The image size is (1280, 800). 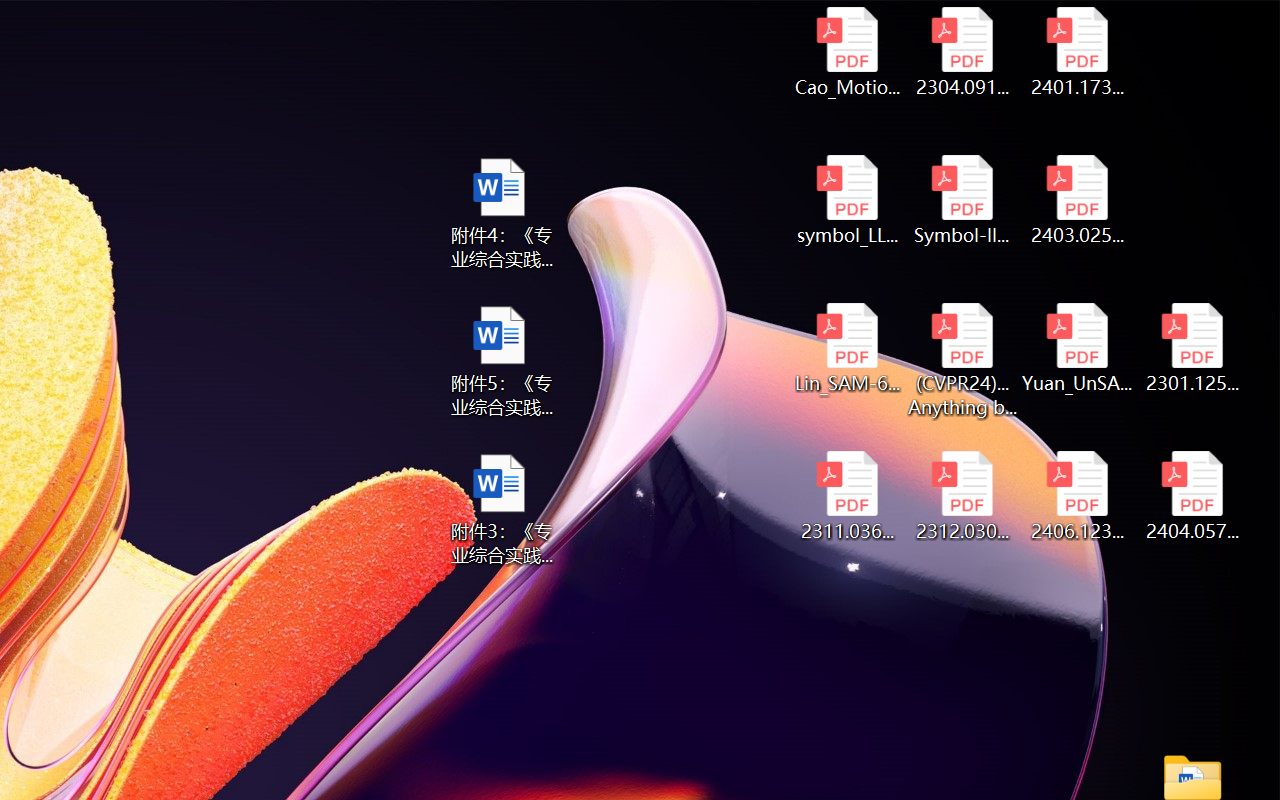 What do you see at coordinates (962, 360) in the screenshot?
I see `'(CVPR24)Matching Anything by Segmenting Anything.pdf'` at bounding box center [962, 360].